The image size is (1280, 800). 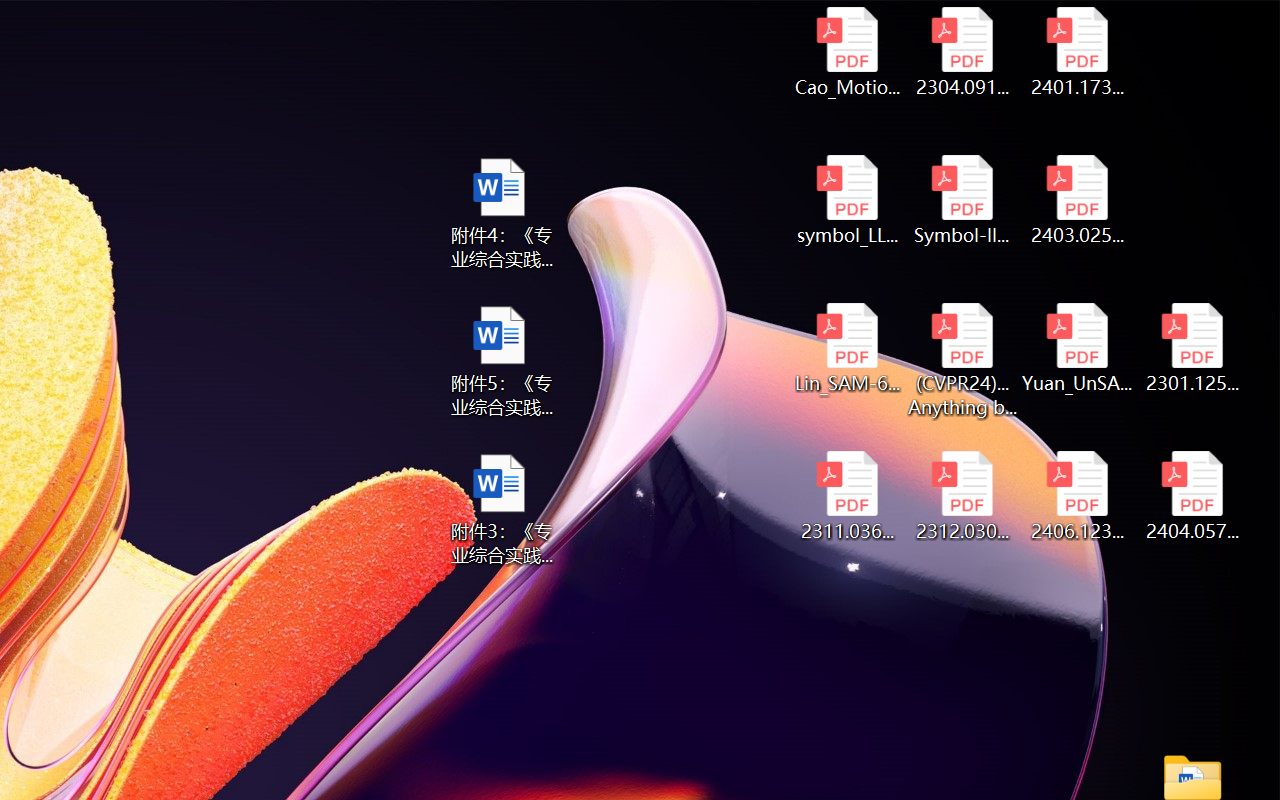 What do you see at coordinates (962, 360) in the screenshot?
I see `'(CVPR24)Matching Anything by Segmenting Anything.pdf'` at bounding box center [962, 360].